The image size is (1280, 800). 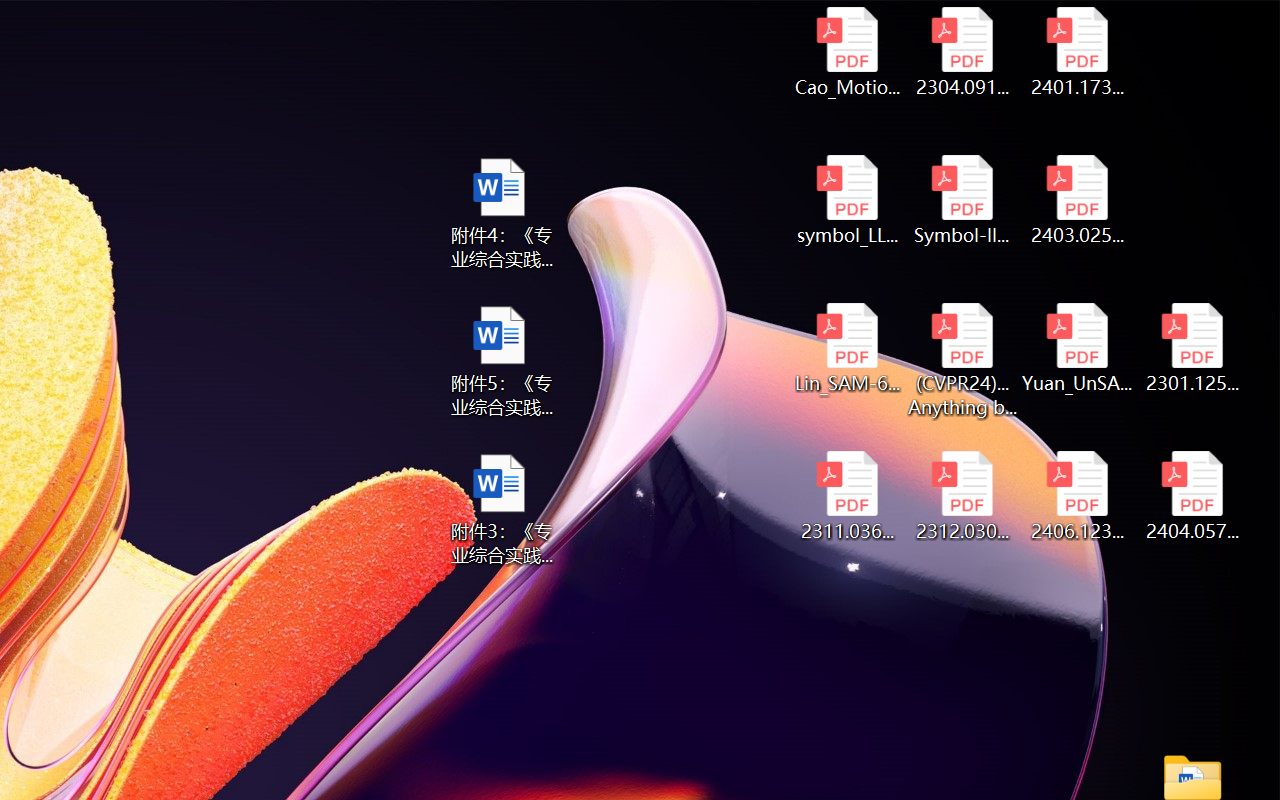 What do you see at coordinates (962, 360) in the screenshot?
I see `'(CVPR24)Matching Anything by Segmenting Anything.pdf'` at bounding box center [962, 360].